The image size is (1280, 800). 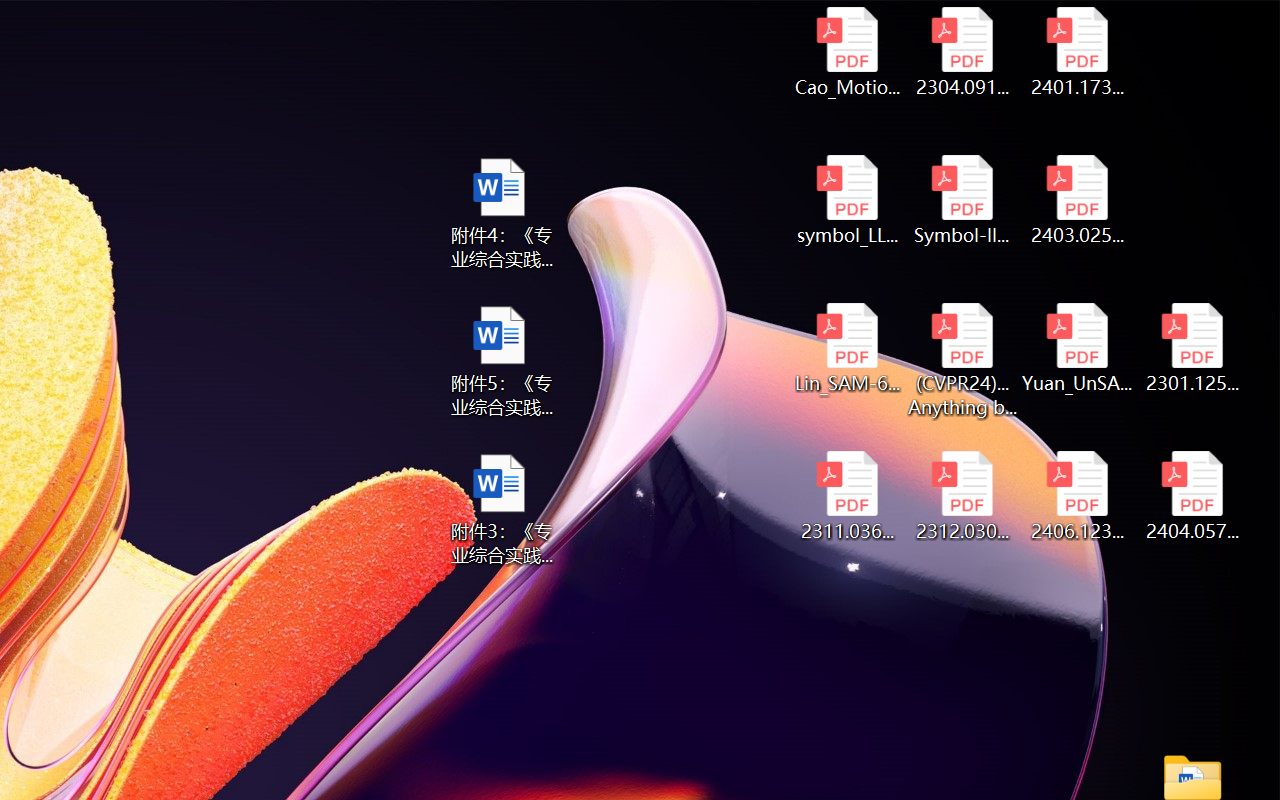 What do you see at coordinates (962, 360) in the screenshot?
I see `'(CVPR24)Matching Anything by Segmenting Anything.pdf'` at bounding box center [962, 360].